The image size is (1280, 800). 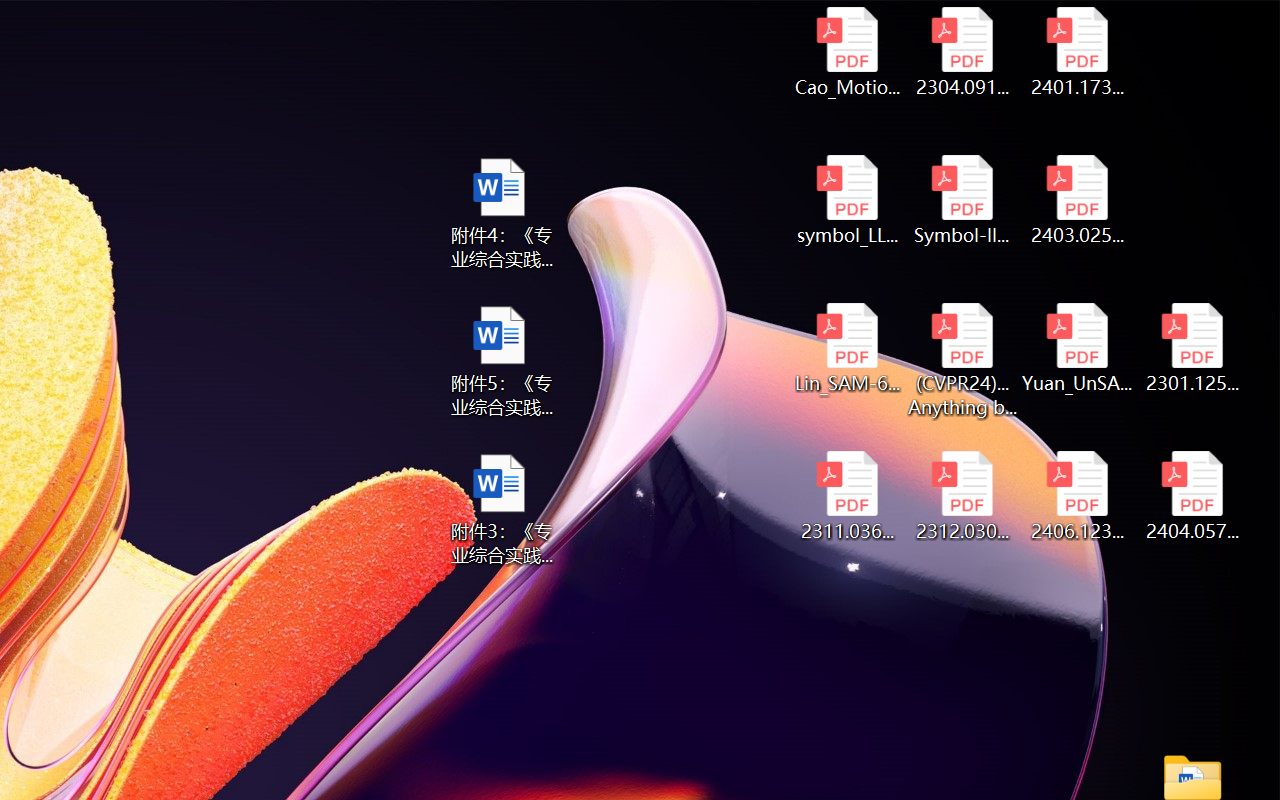 What do you see at coordinates (962, 360) in the screenshot?
I see `'(CVPR24)Matching Anything by Segmenting Anything.pdf'` at bounding box center [962, 360].